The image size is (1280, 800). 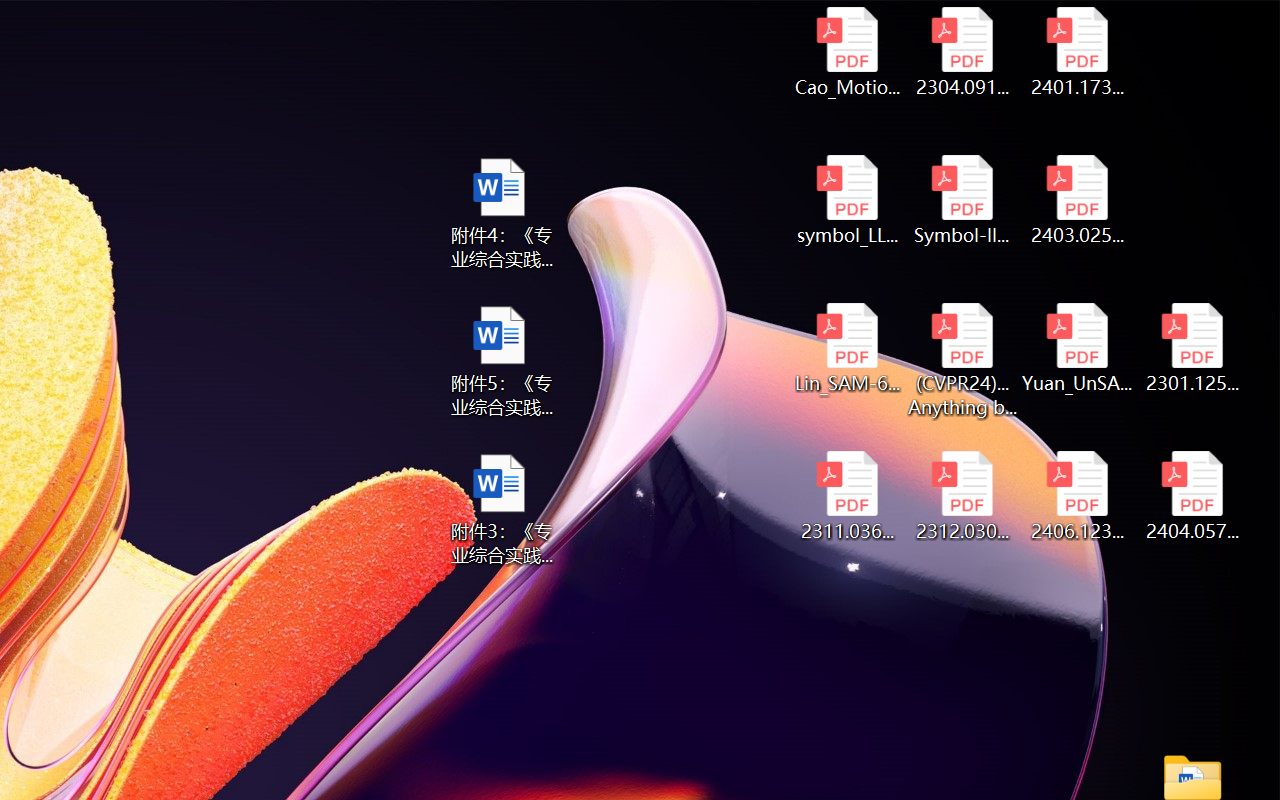 What do you see at coordinates (962, 360) in the screenshot?
I see `'(CVPR24)Matching Anything by Segmenting Anything.pdf'` at bounding box center [962, 360].